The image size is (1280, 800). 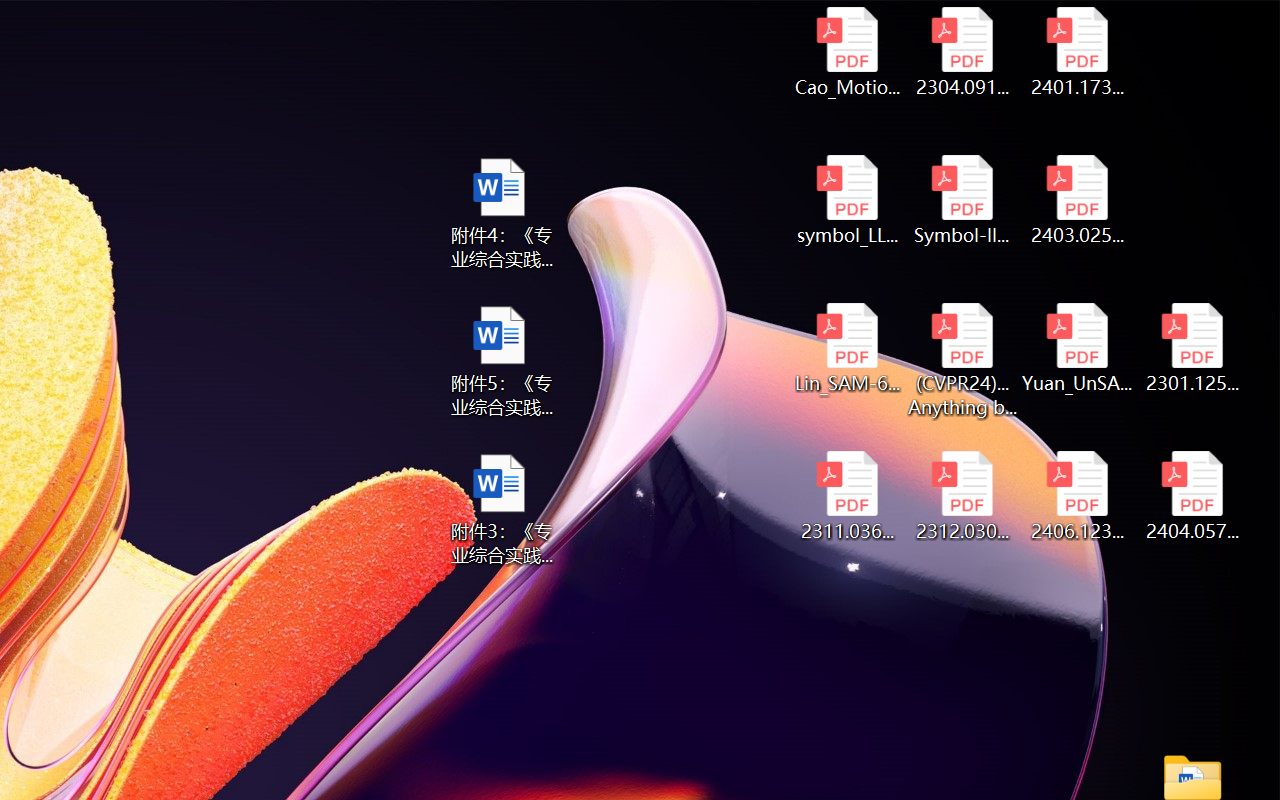 What do you see at coordinates (962, 360) in the screenshot?
I see `'(CVPR24)Matching Anything by Segmenting Anything.pdf'` at bounding box center [962, 360].